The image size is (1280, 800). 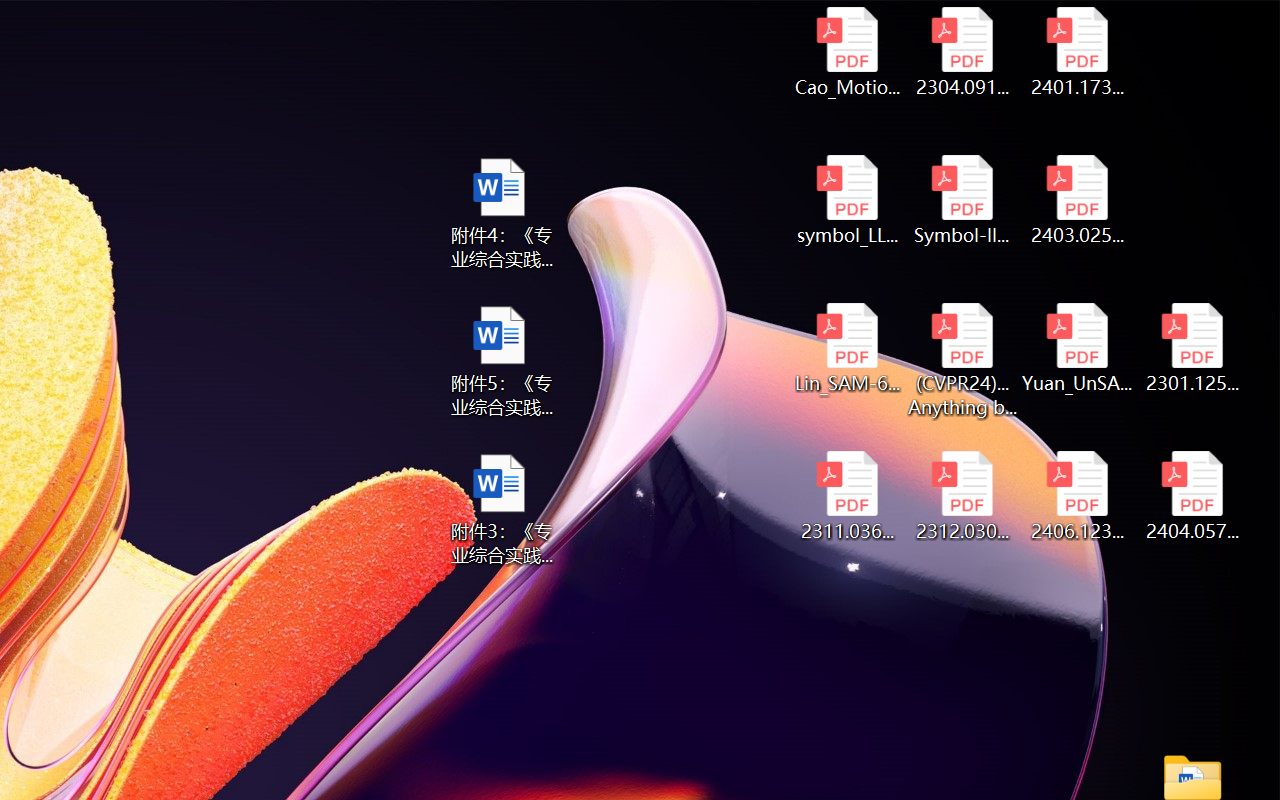 What do you see at coordinates (962, 360) in the screenshot?
I see `'(CVPR24)Matching Anything by Segmenting Anything.pdf'` at bounding box center [962, 360].